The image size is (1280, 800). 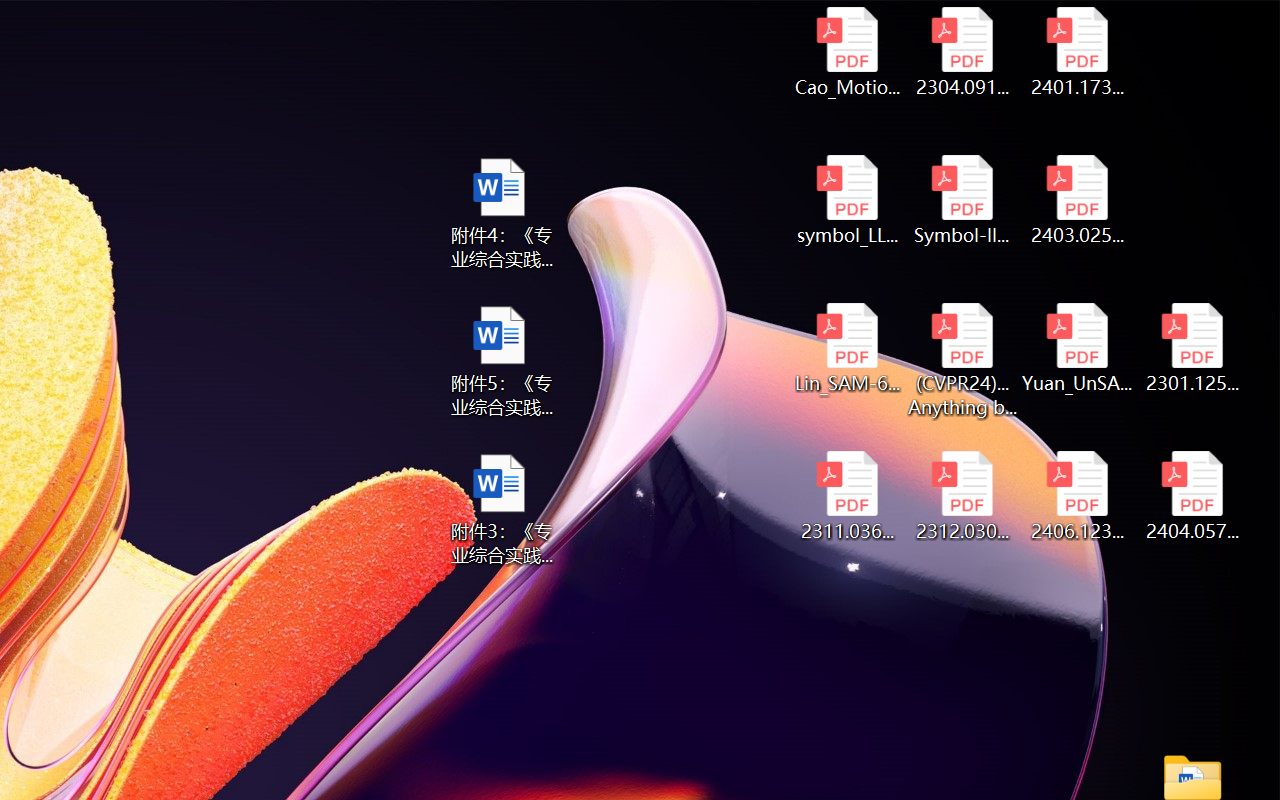 What do you see at coordinates (962, 360) in the screenshot?
I see `'(CVPR24)Matching Anything by Segmenting Anything.pdf'` at bounding box center [962, 360].